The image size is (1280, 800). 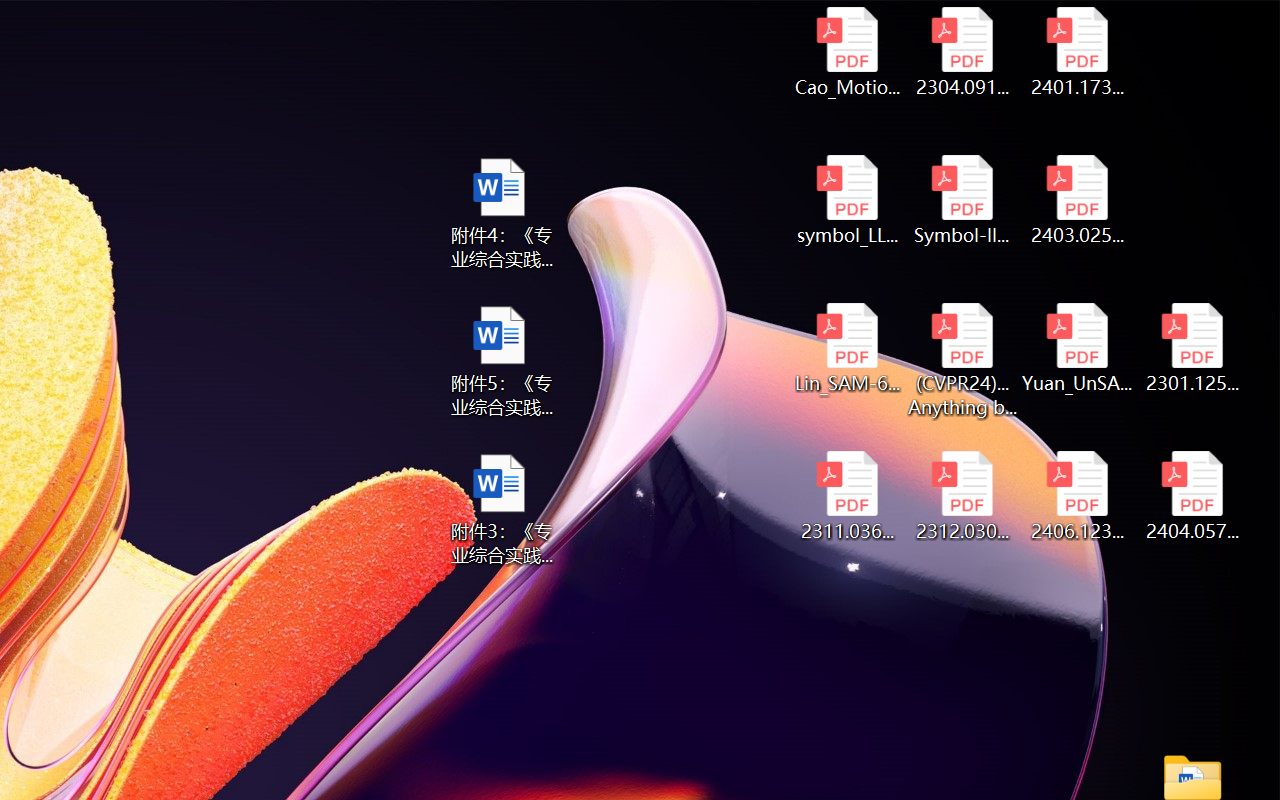 What do you see at coordinates (962, 360) in the screenshot?
I see `'(CVPR24)Matching Anything by Segmenting Anything.pdf'` at bounding box center [962, 360].